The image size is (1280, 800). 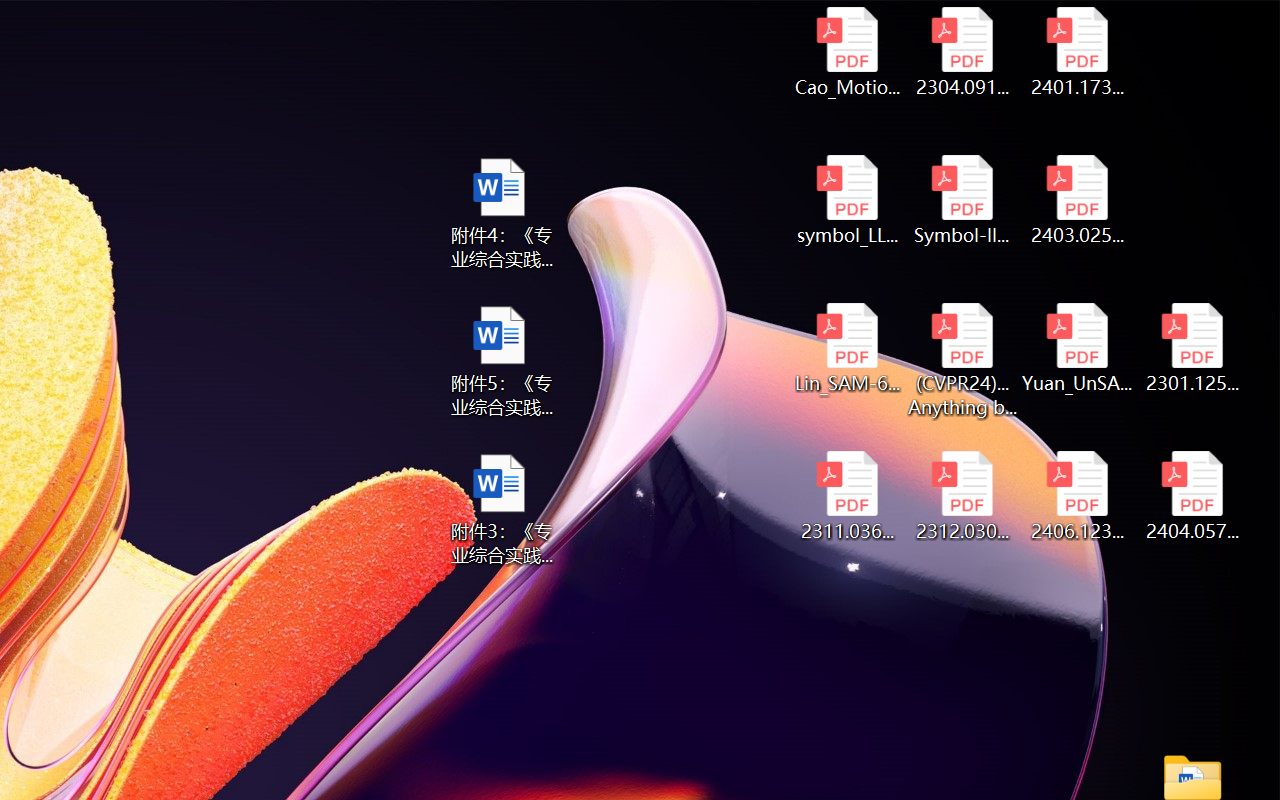 What do you see at coordinates (962, 360) in the screenshot?
I see `'(CVPR24)Matching Anything by Segmenting Anything.pdf'` at bounding box center [962, 360].